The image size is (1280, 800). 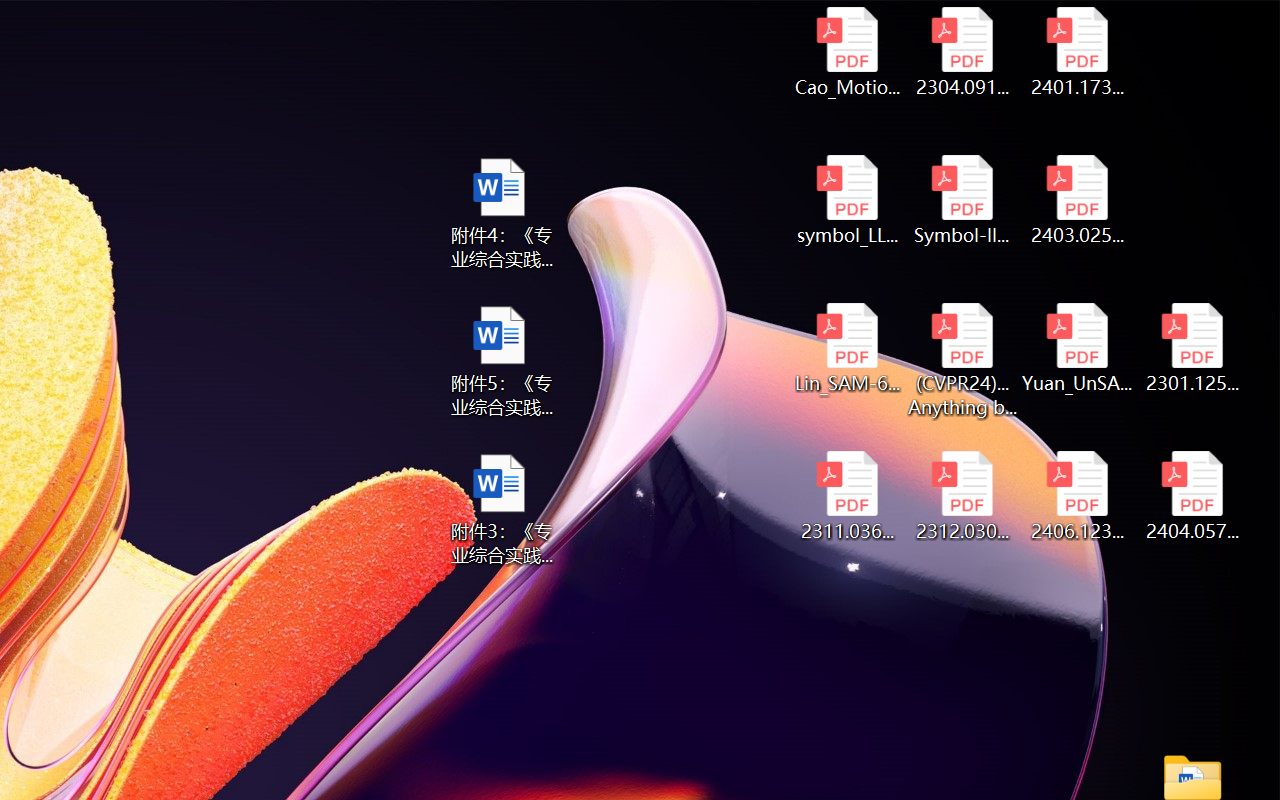 What do you see at coordinates (962, 360) in the screenshot?
I see `'(CVPR24)Matching Anything by Segmenting Anything.pdf'` at bounding box center [962, 360].